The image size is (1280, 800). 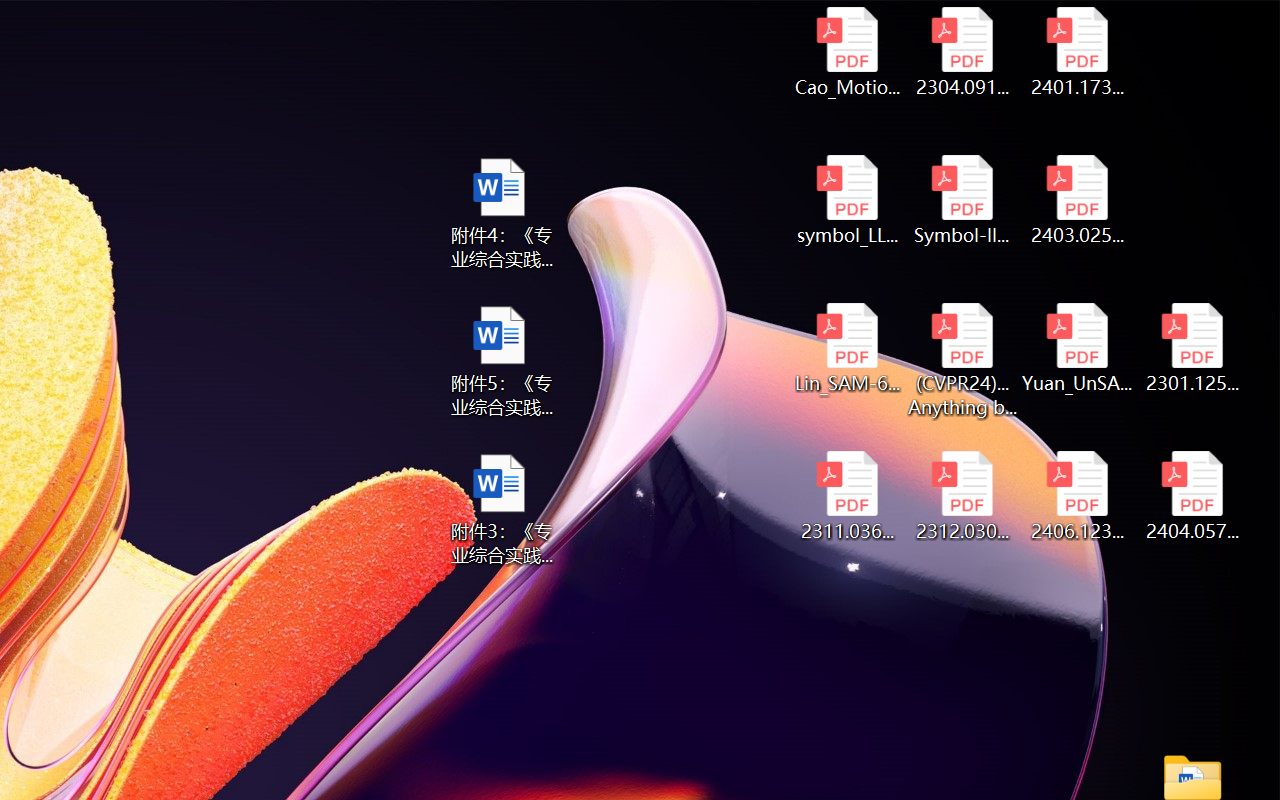 What do you see at coordinates (962, 360) in the screenshot?
I see `'(CVPR24)Matching Anything by Segmenting Anything.pdf'` at bounding box center [962, 360].